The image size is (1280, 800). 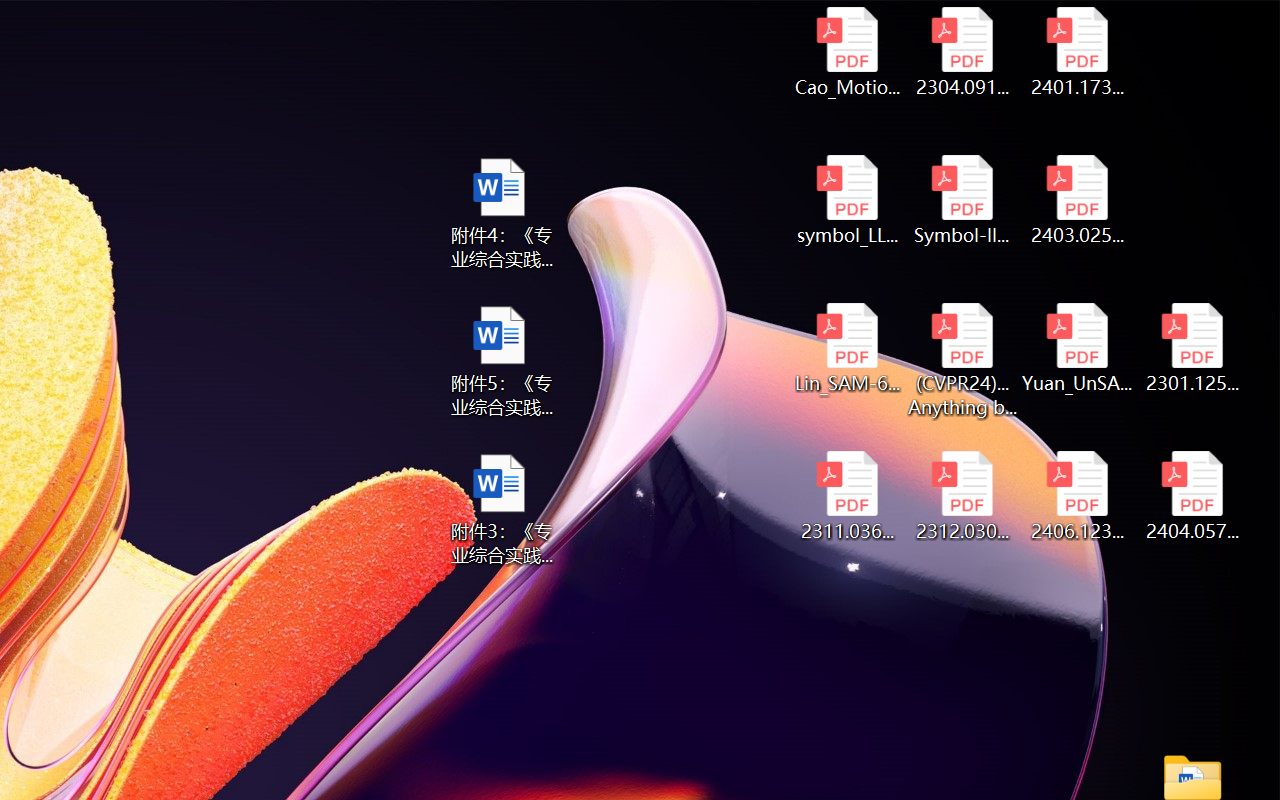 What do you see at coordinates (962, 360) in the screenshot?
I see `'(CVPR24)Matching Anything by Segmenting Anything.pdf'` at bounding box center [962, 360].